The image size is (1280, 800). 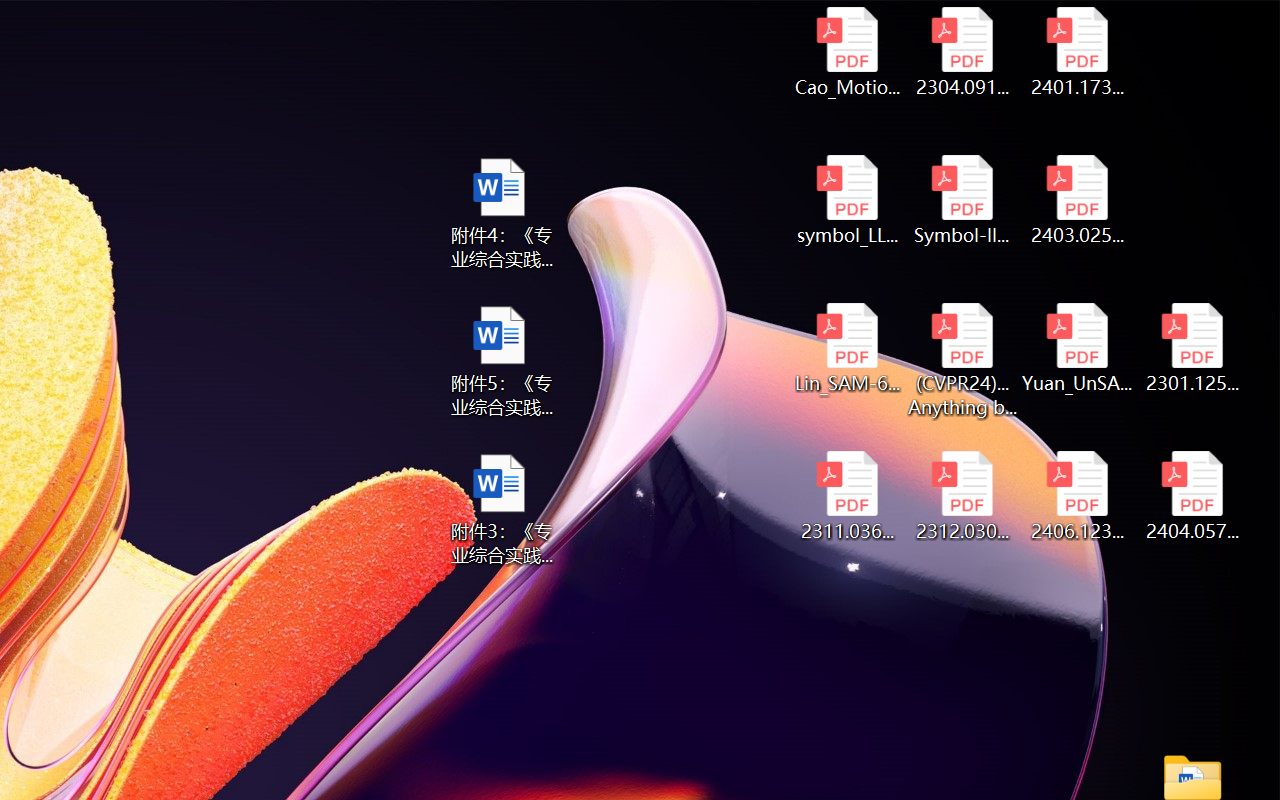 What do you see at coordinates (962, 360) in the screenshot?
I see `'(CVPR24)Matching Anything by Segmenting Anything.pdf'` at bounding box center [962, 360].